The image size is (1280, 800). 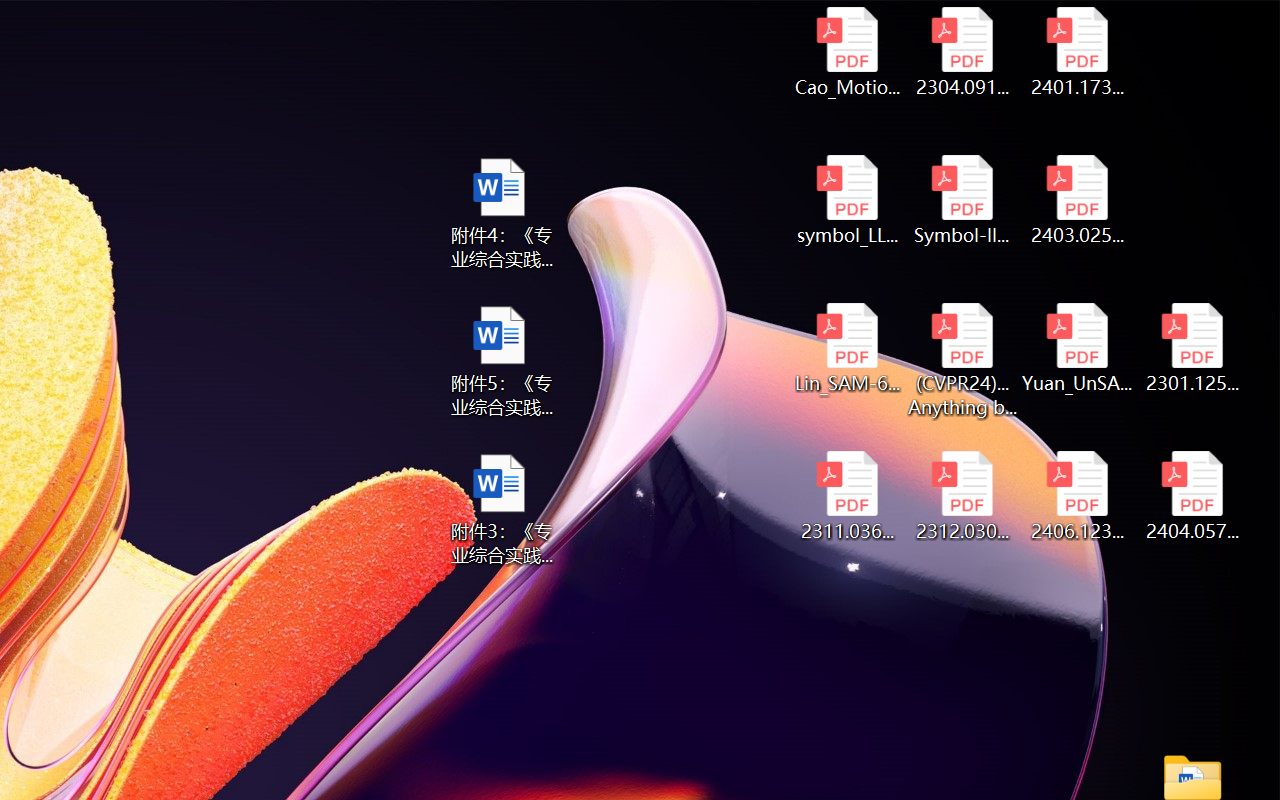 What do you see at coordinates (962, 360) in the screenshot?
I see `'(CVPR24)Matching Anything by Segmenting Anything.pdf'` at bounding box center [962, 360].